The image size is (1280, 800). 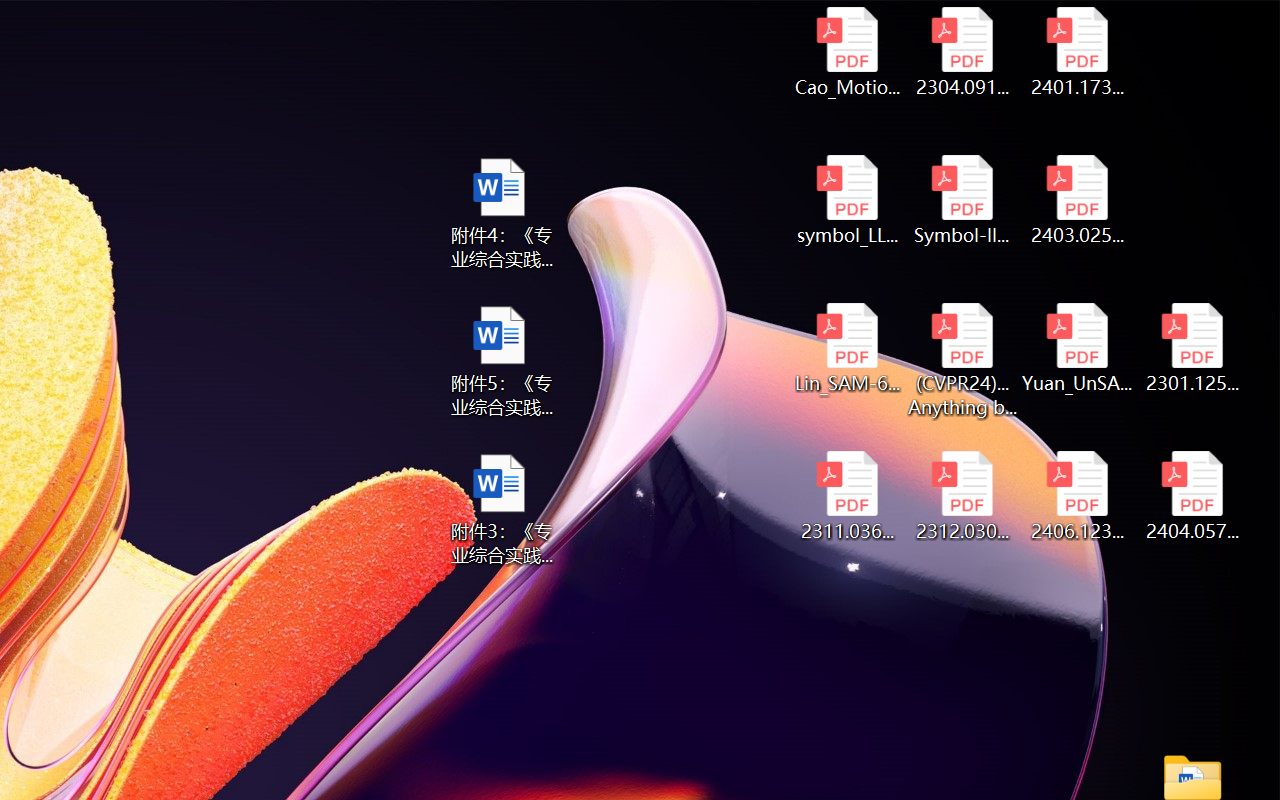 What do you see at coordinates (962, 360) in the screenshot?
I see `'(CVPR24)Matching Anything by Segmenting Anything.pdf'` at bounding box center [962, 360].